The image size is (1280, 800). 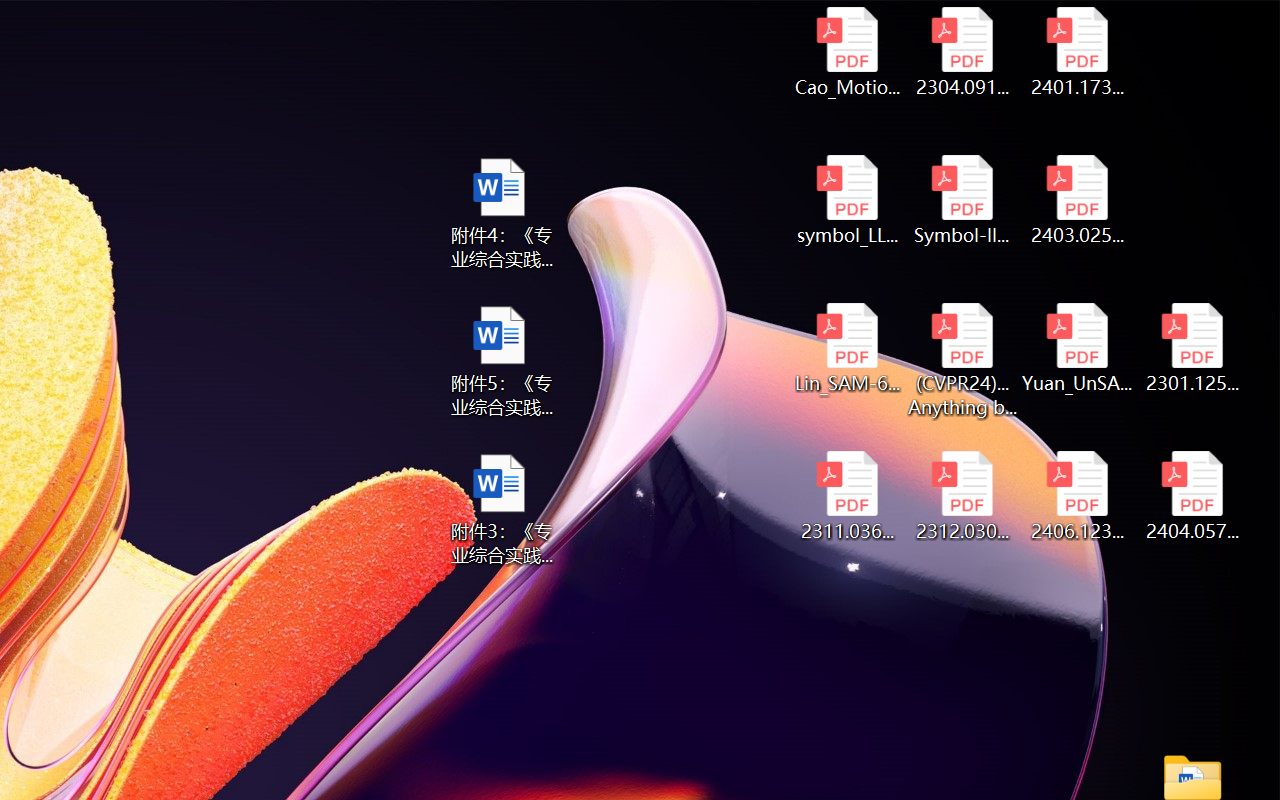 What do you see at coordinates (962, 360) in the screenshot?
I see `'(CVPR24)Matching Anything by Segmenting Anything.pdf'` at bounding box center [962, 360].